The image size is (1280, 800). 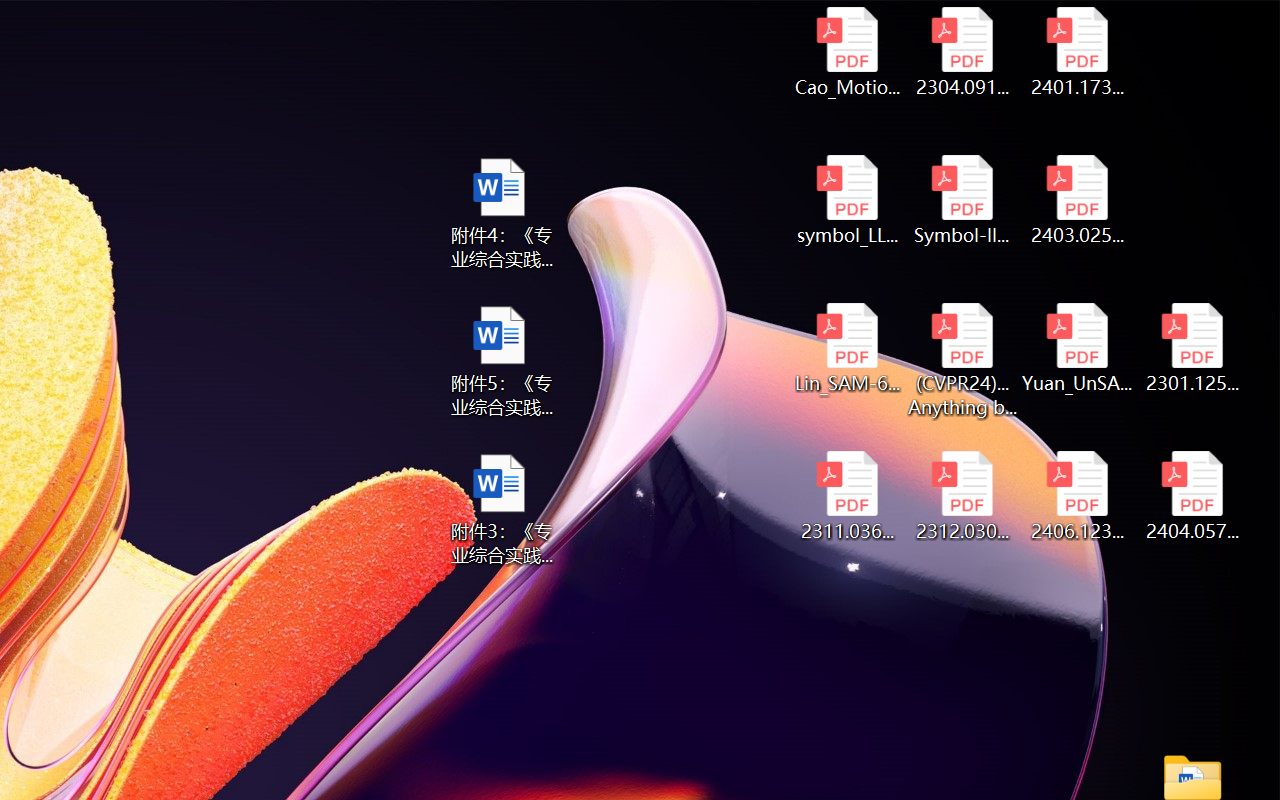 What do you see at coordinates (962, 360) in the screenshot?
I see `'(CVPR24)Matching Anything by Segmenting Anything.pdf'` at bounding box center [962, 360].